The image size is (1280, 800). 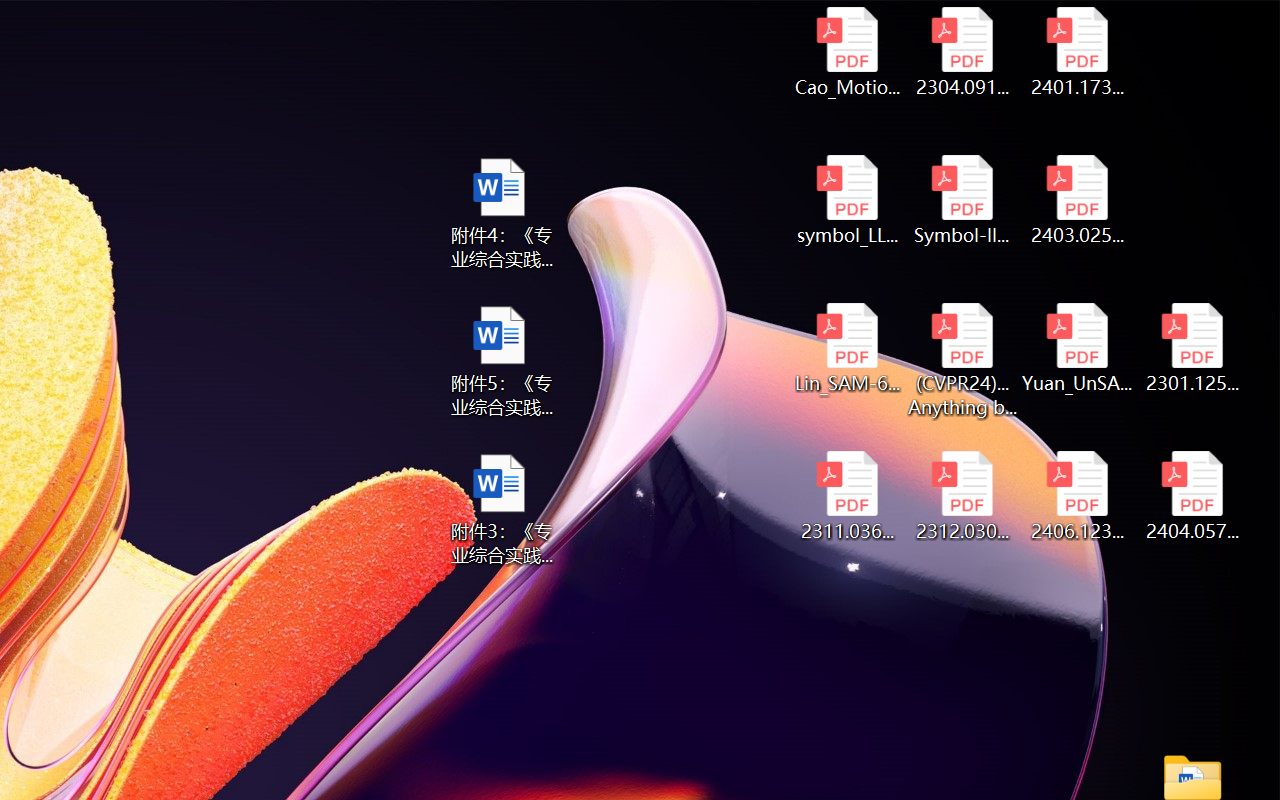 What do you see at coordinates (962, 360) in the screenshot?
I see `'(CVPR24)Matching Anything by Segmenting Anything.pdf'` at bounding box center [962, 360].